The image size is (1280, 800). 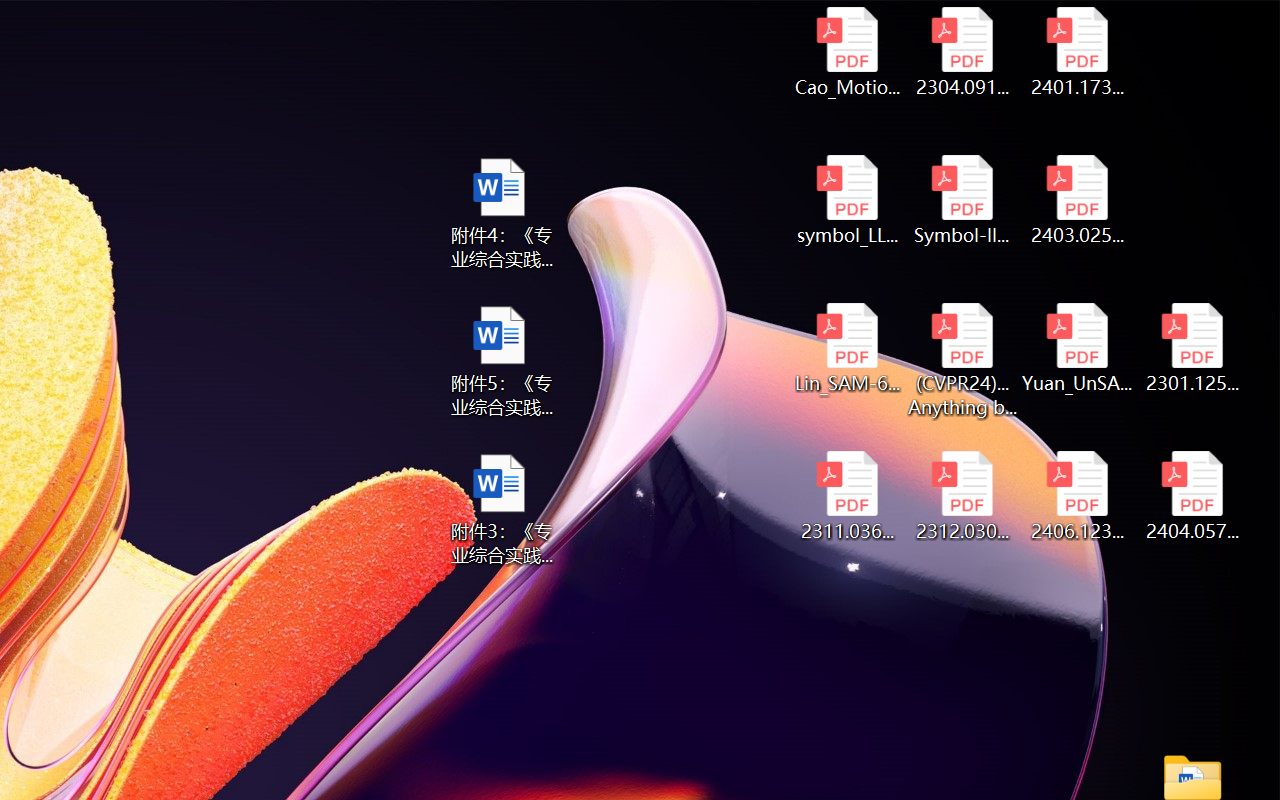 What do you see at coordinates (962, 360) in the screenshot?
I see `'(CVPR24)Matching Anything by Segmenting Anything.pdf'` at bounding box center [962, 360].